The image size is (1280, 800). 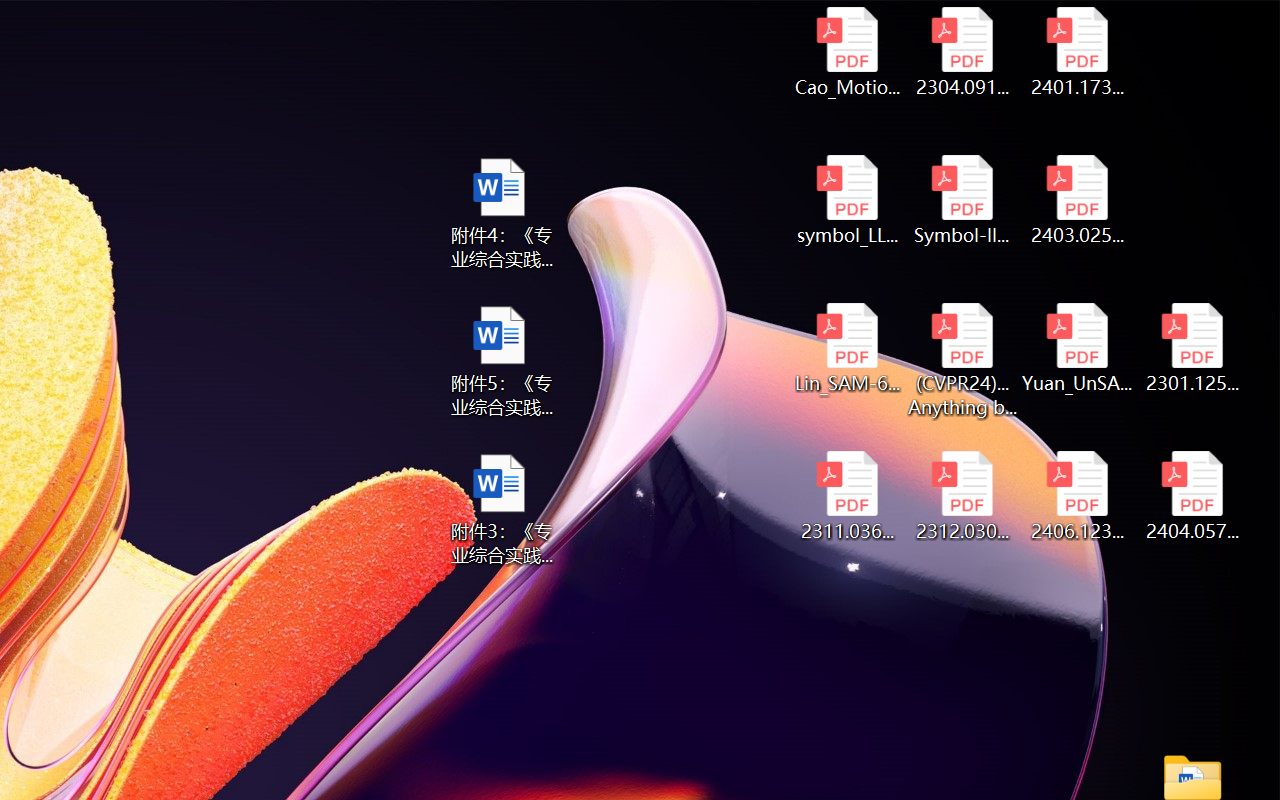 What do you see at coordinates (962, 360) in the screenshot?
I see `'(CVPR24)Matching Anything by Segmenting Anything.pdf'` at bounding box center [962, 360].